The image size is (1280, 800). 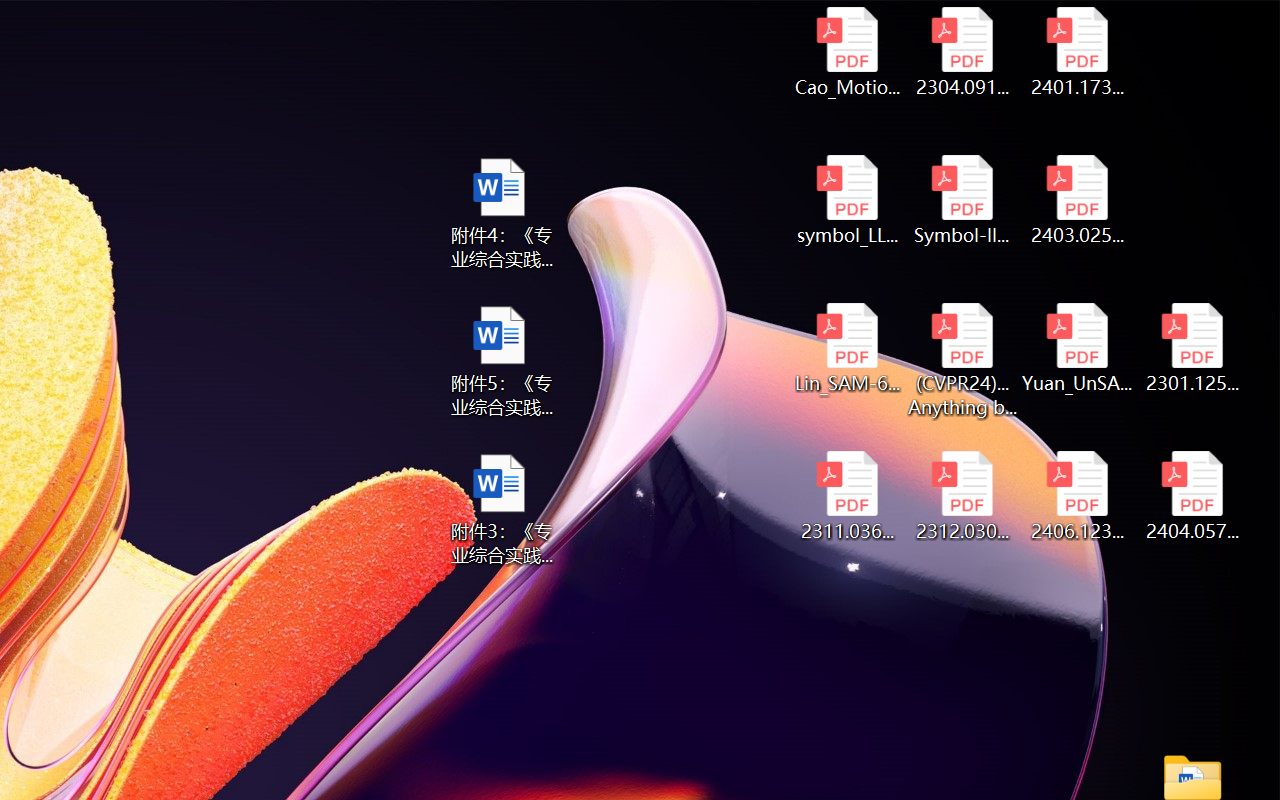 What do you see at coordinates (962, 360) in the screenshot?
I see `'(CVPR24)Matching Anything by Segmenting Anything.pdf'` at bounding box center [962, 360].